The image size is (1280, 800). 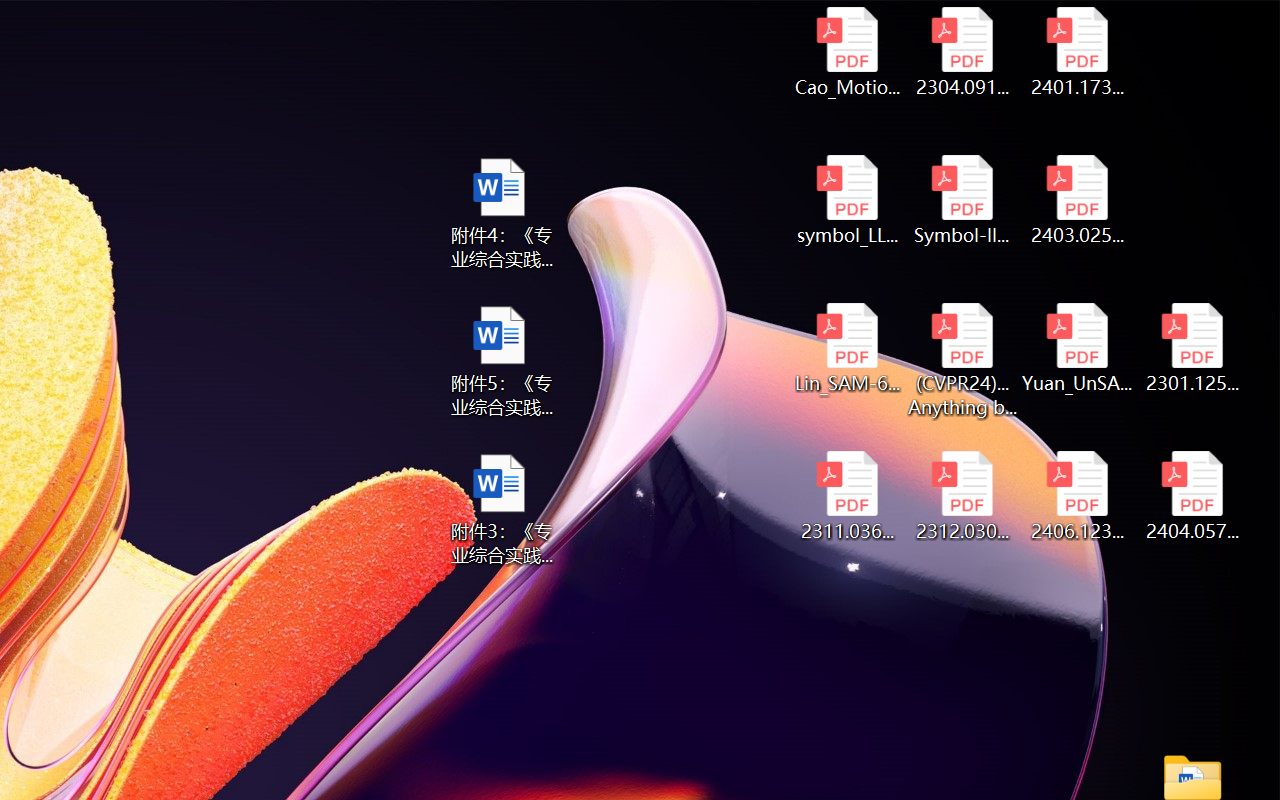 What do you see at coordinates (962, 360) in the screenshot?
I see `'(CVPR24)Matching Anything by Segmenting Anything.pdf'` at bounding box center [962, 360].